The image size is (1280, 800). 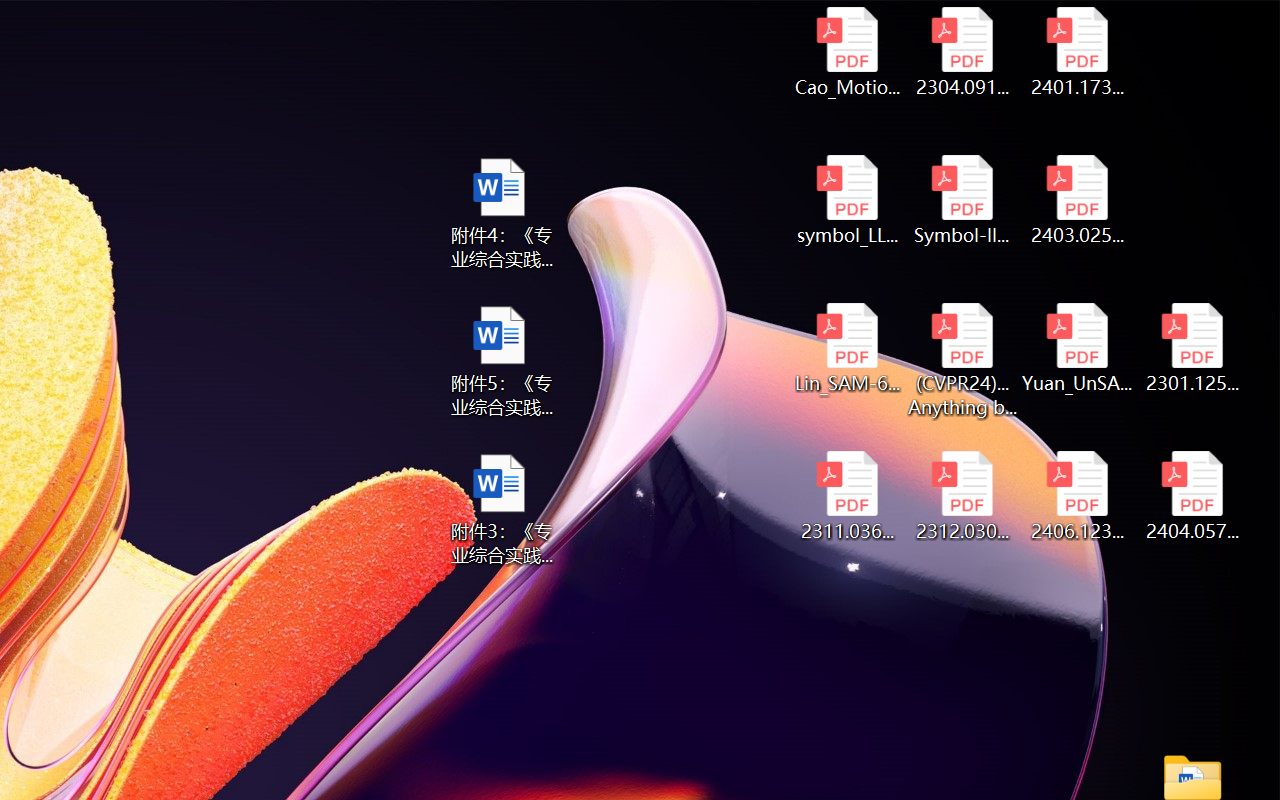 What do you see at coordinates (962, 360) in the screenshot?
I see `'(CVPR24)Matching Anything by Segmenting Anything.pdf'` at bounding box center [962, 360].